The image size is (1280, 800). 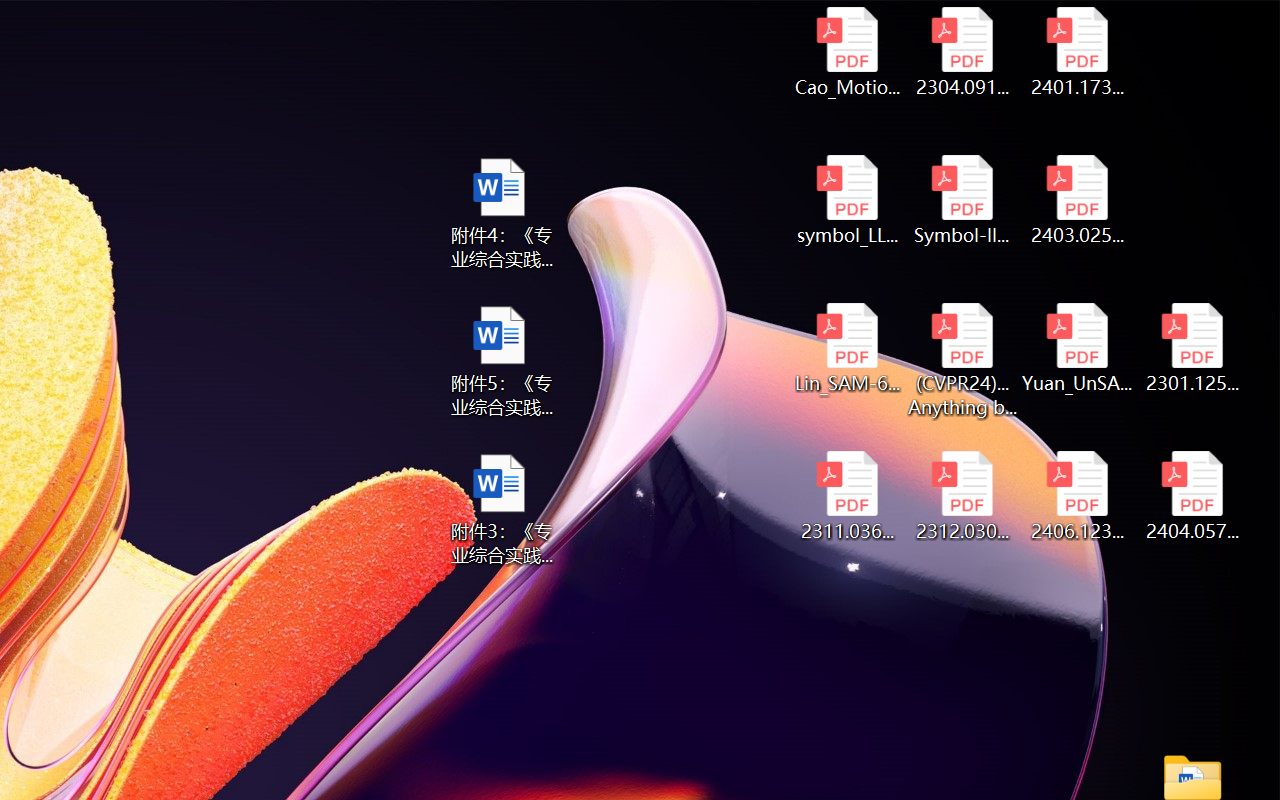 What do you see at coordinates (962, 360) in the screenshot?
I see `'(CVPR24)Matching Anything by Segmenting Anything.pdf'` at bounding box center [962, 360].